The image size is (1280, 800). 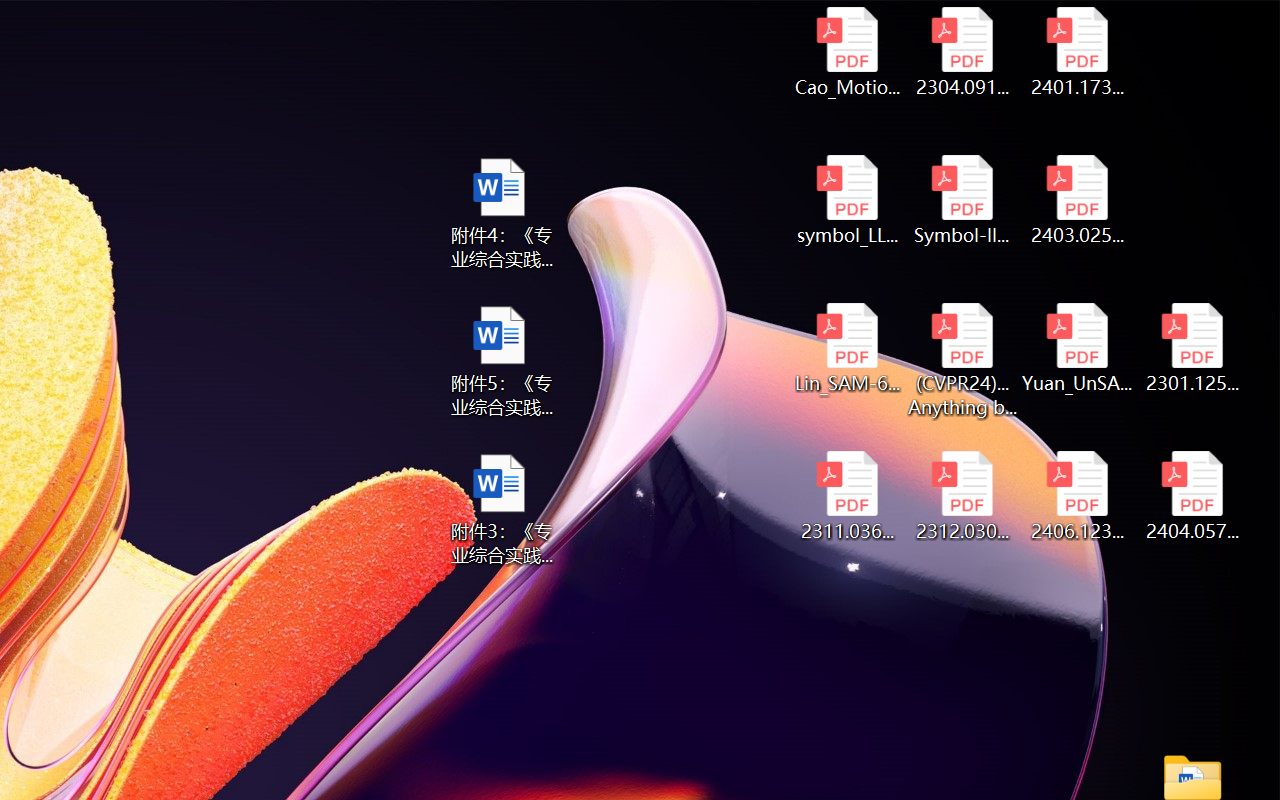 What do you see at coordinates (962, 360) in the screenshot?
I see `'(CVPR24)Matching Anything by Segmenting Anything.pdf'` at bounding box center [962, 360].